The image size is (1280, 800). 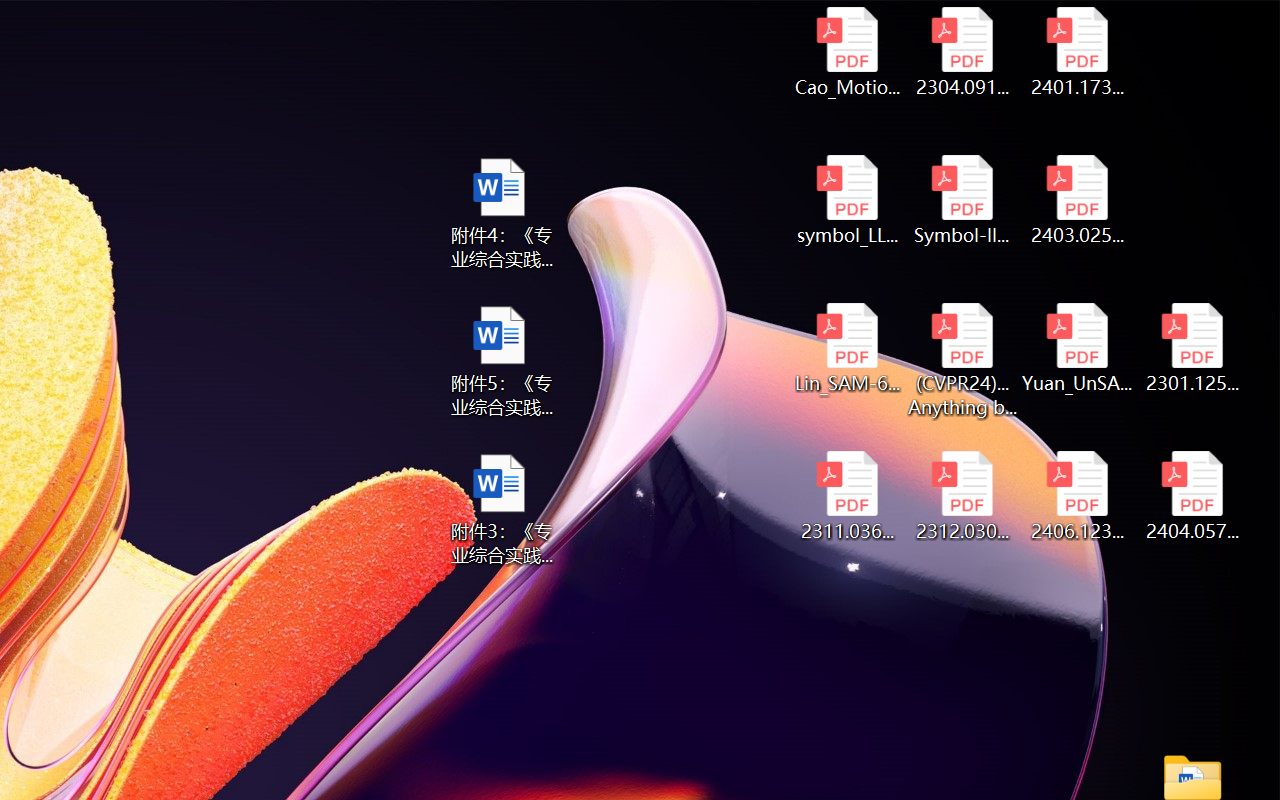 What do you see at coordinates (962, 360) in the screenshot?
I see `'(CVPR24)Matching Anything by Segmenting Anything.pdf'` at bounding box center [962, 360].